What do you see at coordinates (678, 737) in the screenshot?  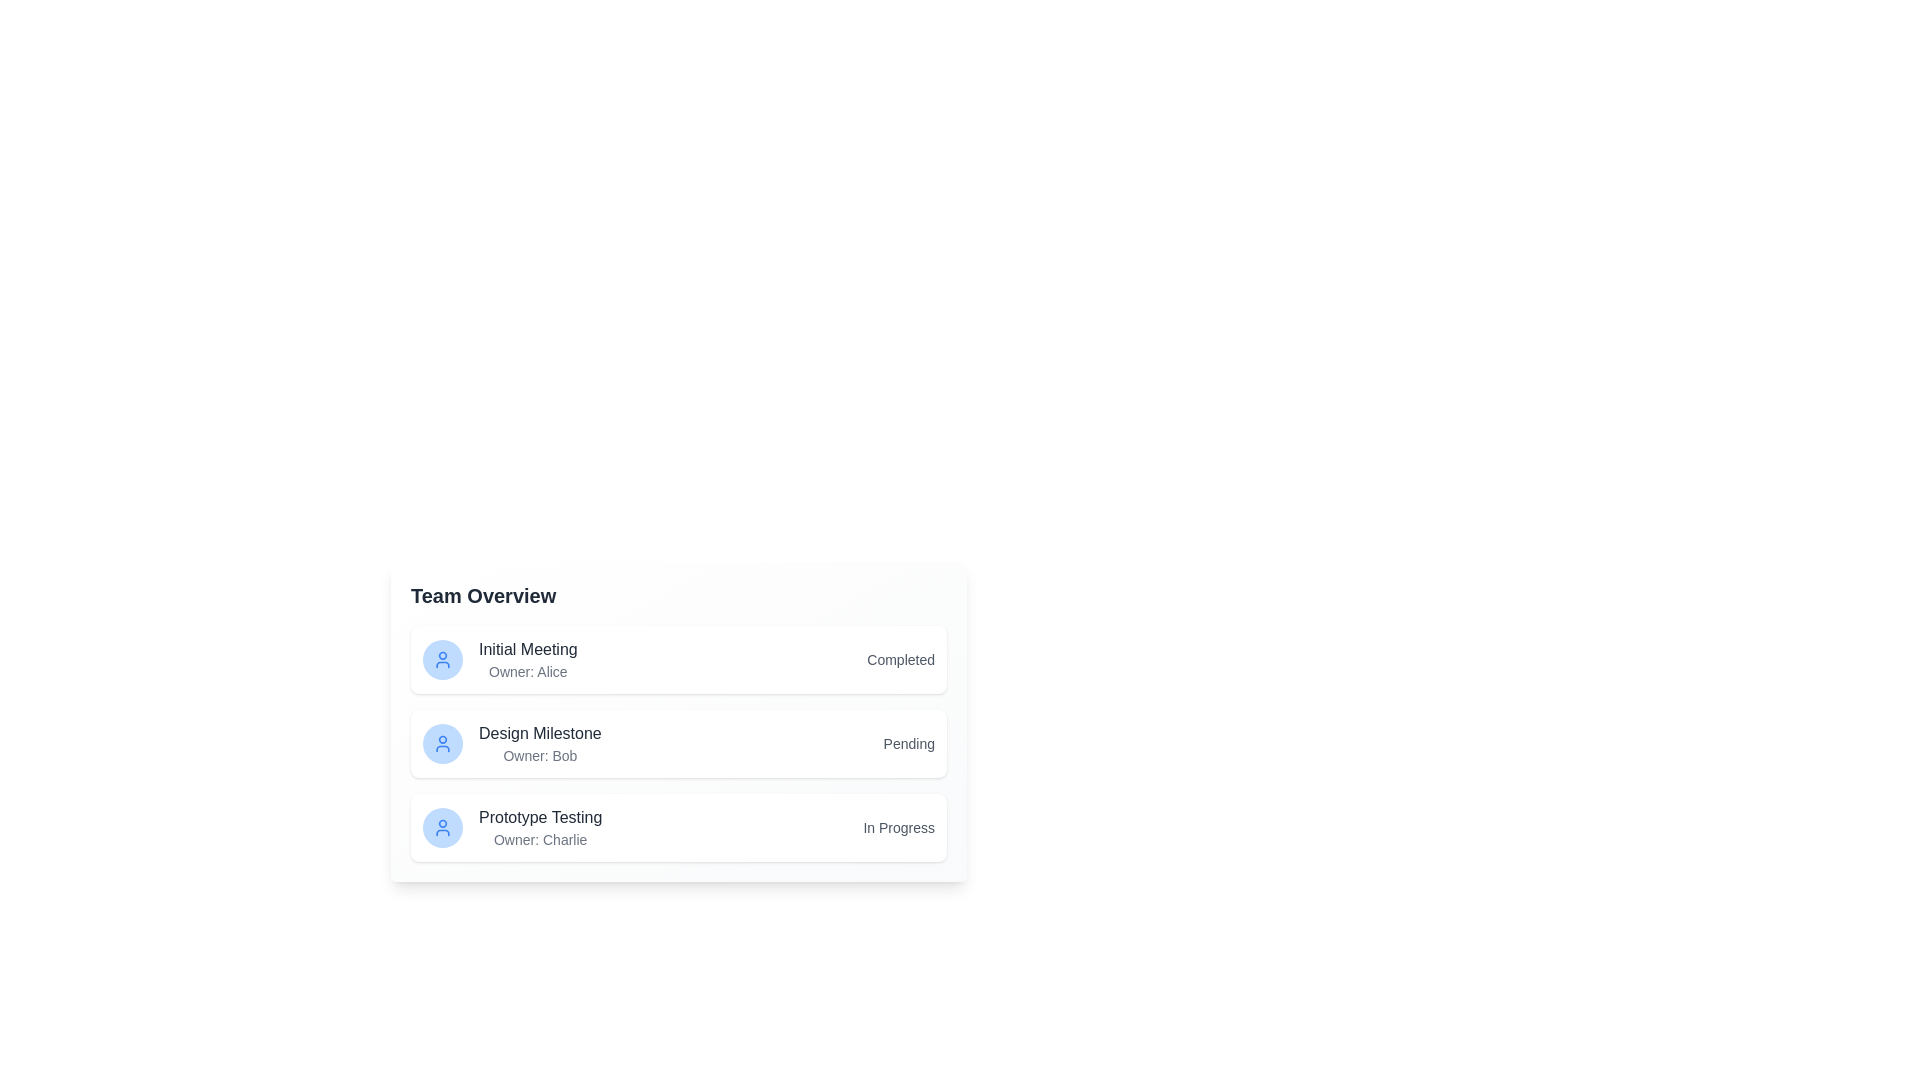 I see `the second List Item in the 'Team Overview' section, which prominently displays 'Design Milestone' on the left, 'Owner: Bob' underneath, and 'Pending' on the right` at bounding box center [678, 737].